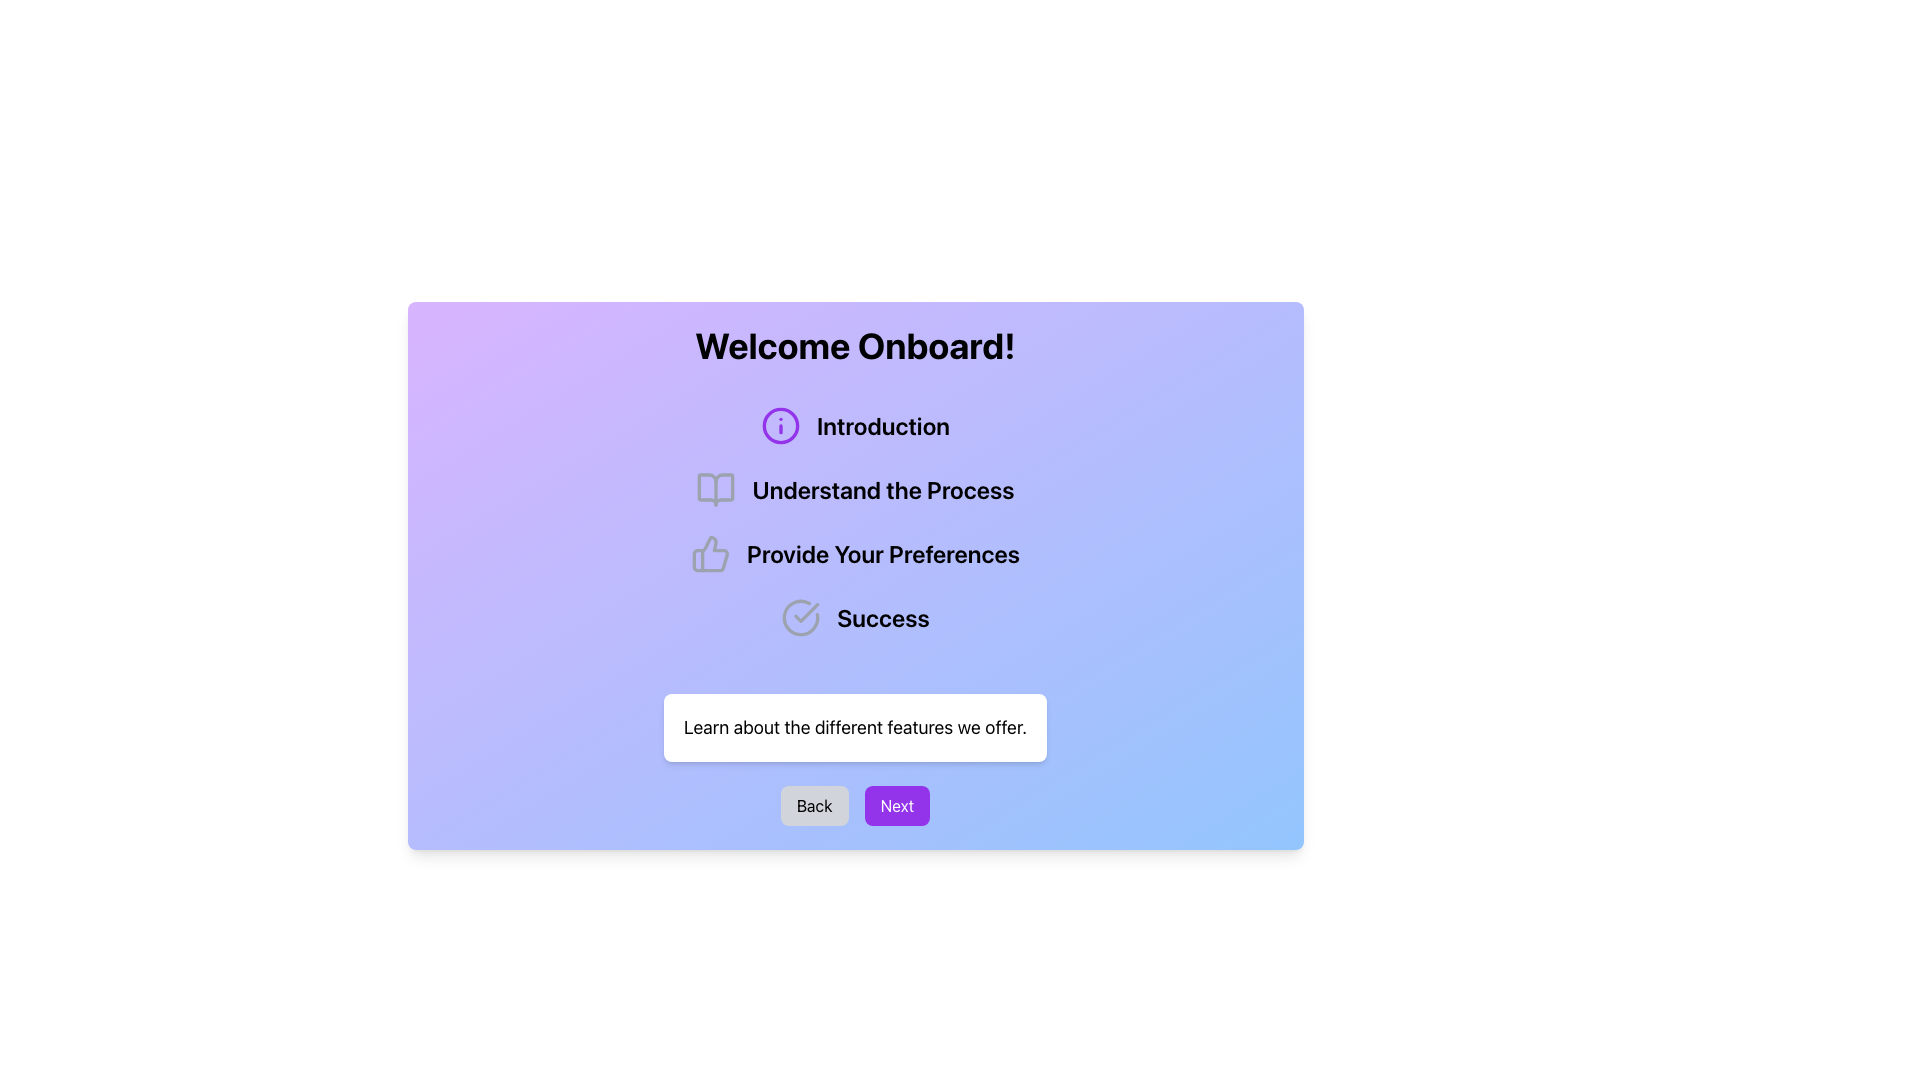 The width and height of the screenshot is (1920, 1080). Describe the element at coordinates (882, 616) in the screenshot. I see `the bold text label displaying the word 'Success', which is the fourth item in the onboarding steps list` at that location.